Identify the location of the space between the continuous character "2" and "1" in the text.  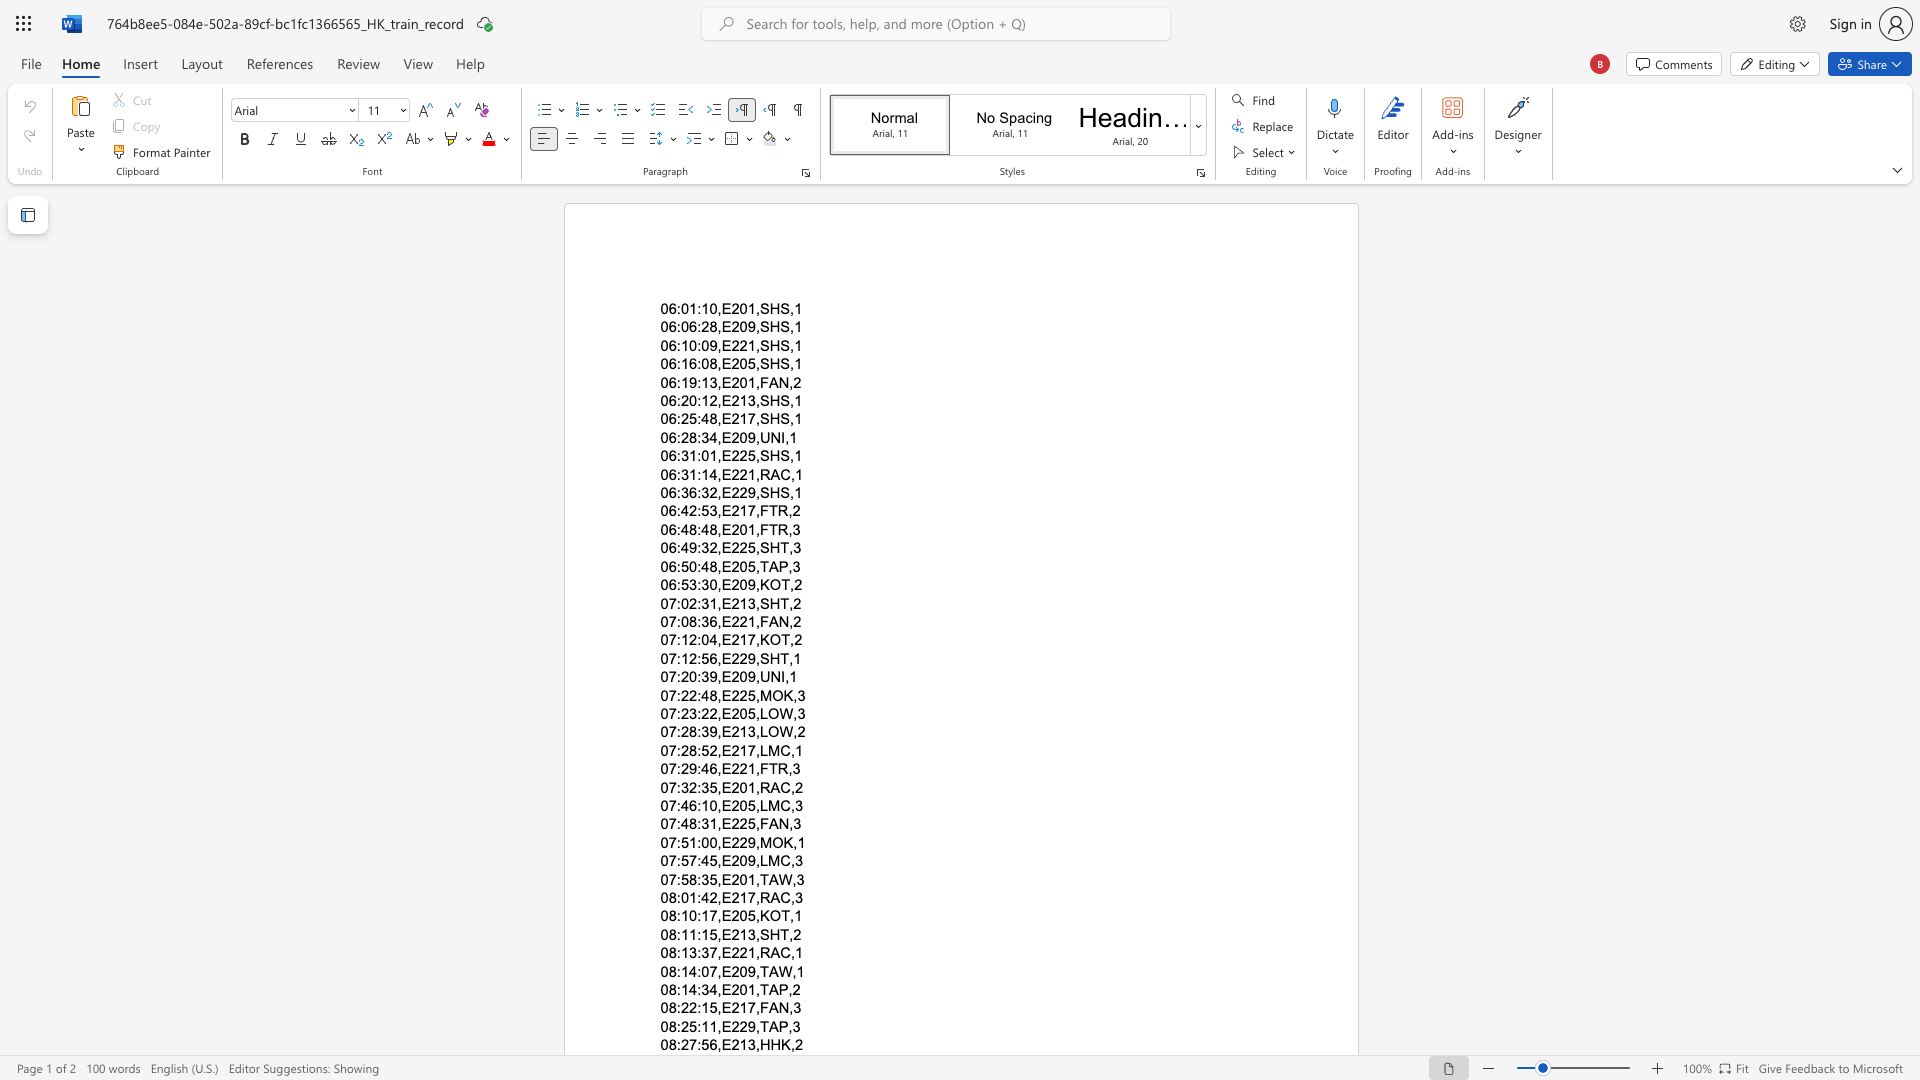
(738, 602).